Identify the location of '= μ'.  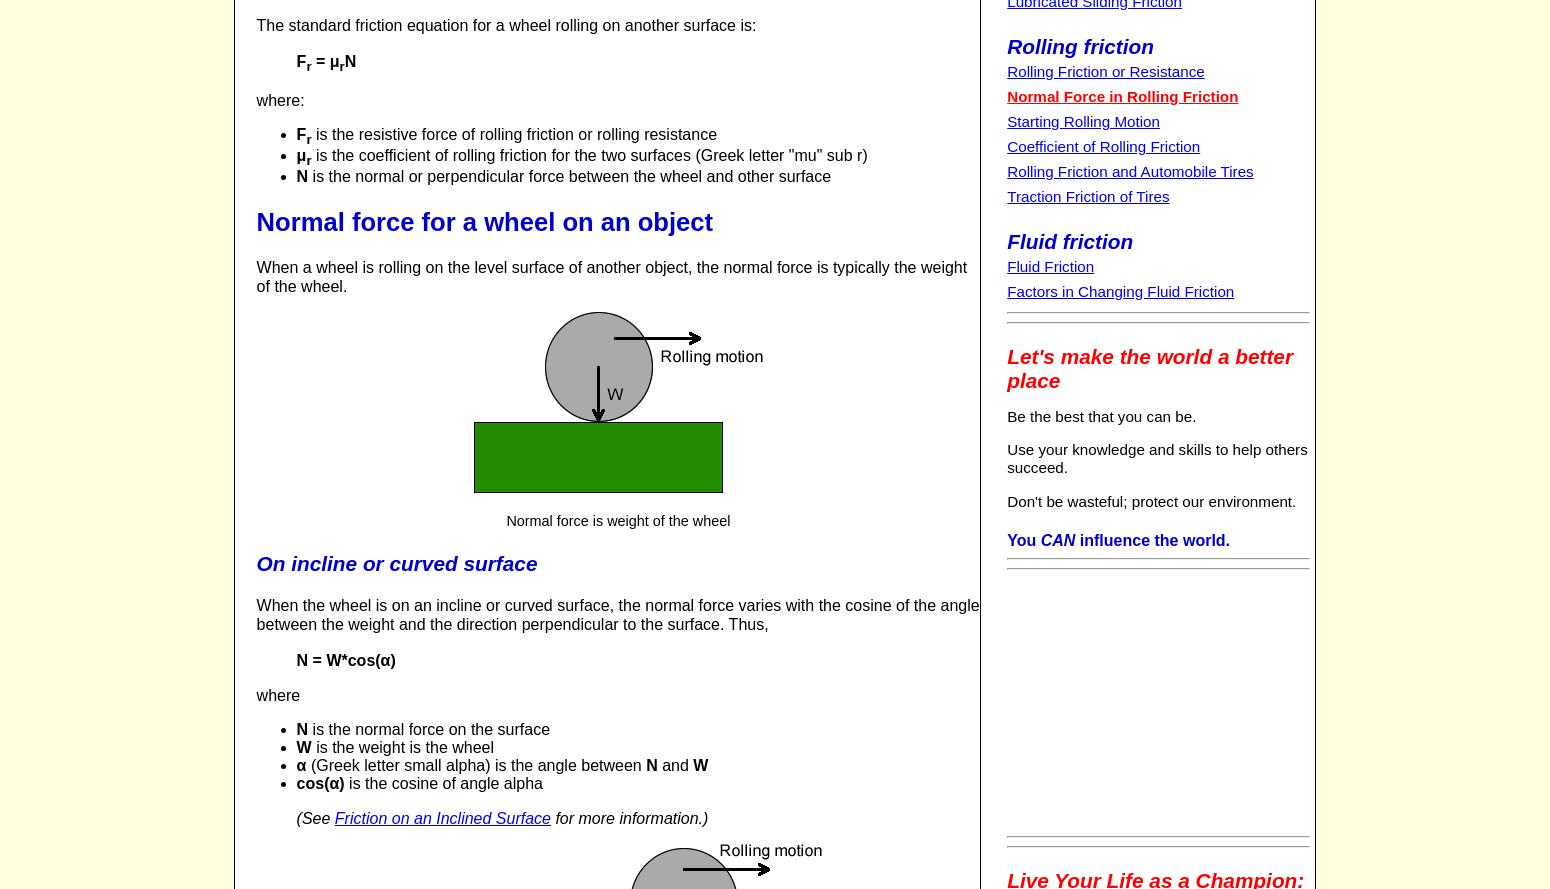
(324, 60).